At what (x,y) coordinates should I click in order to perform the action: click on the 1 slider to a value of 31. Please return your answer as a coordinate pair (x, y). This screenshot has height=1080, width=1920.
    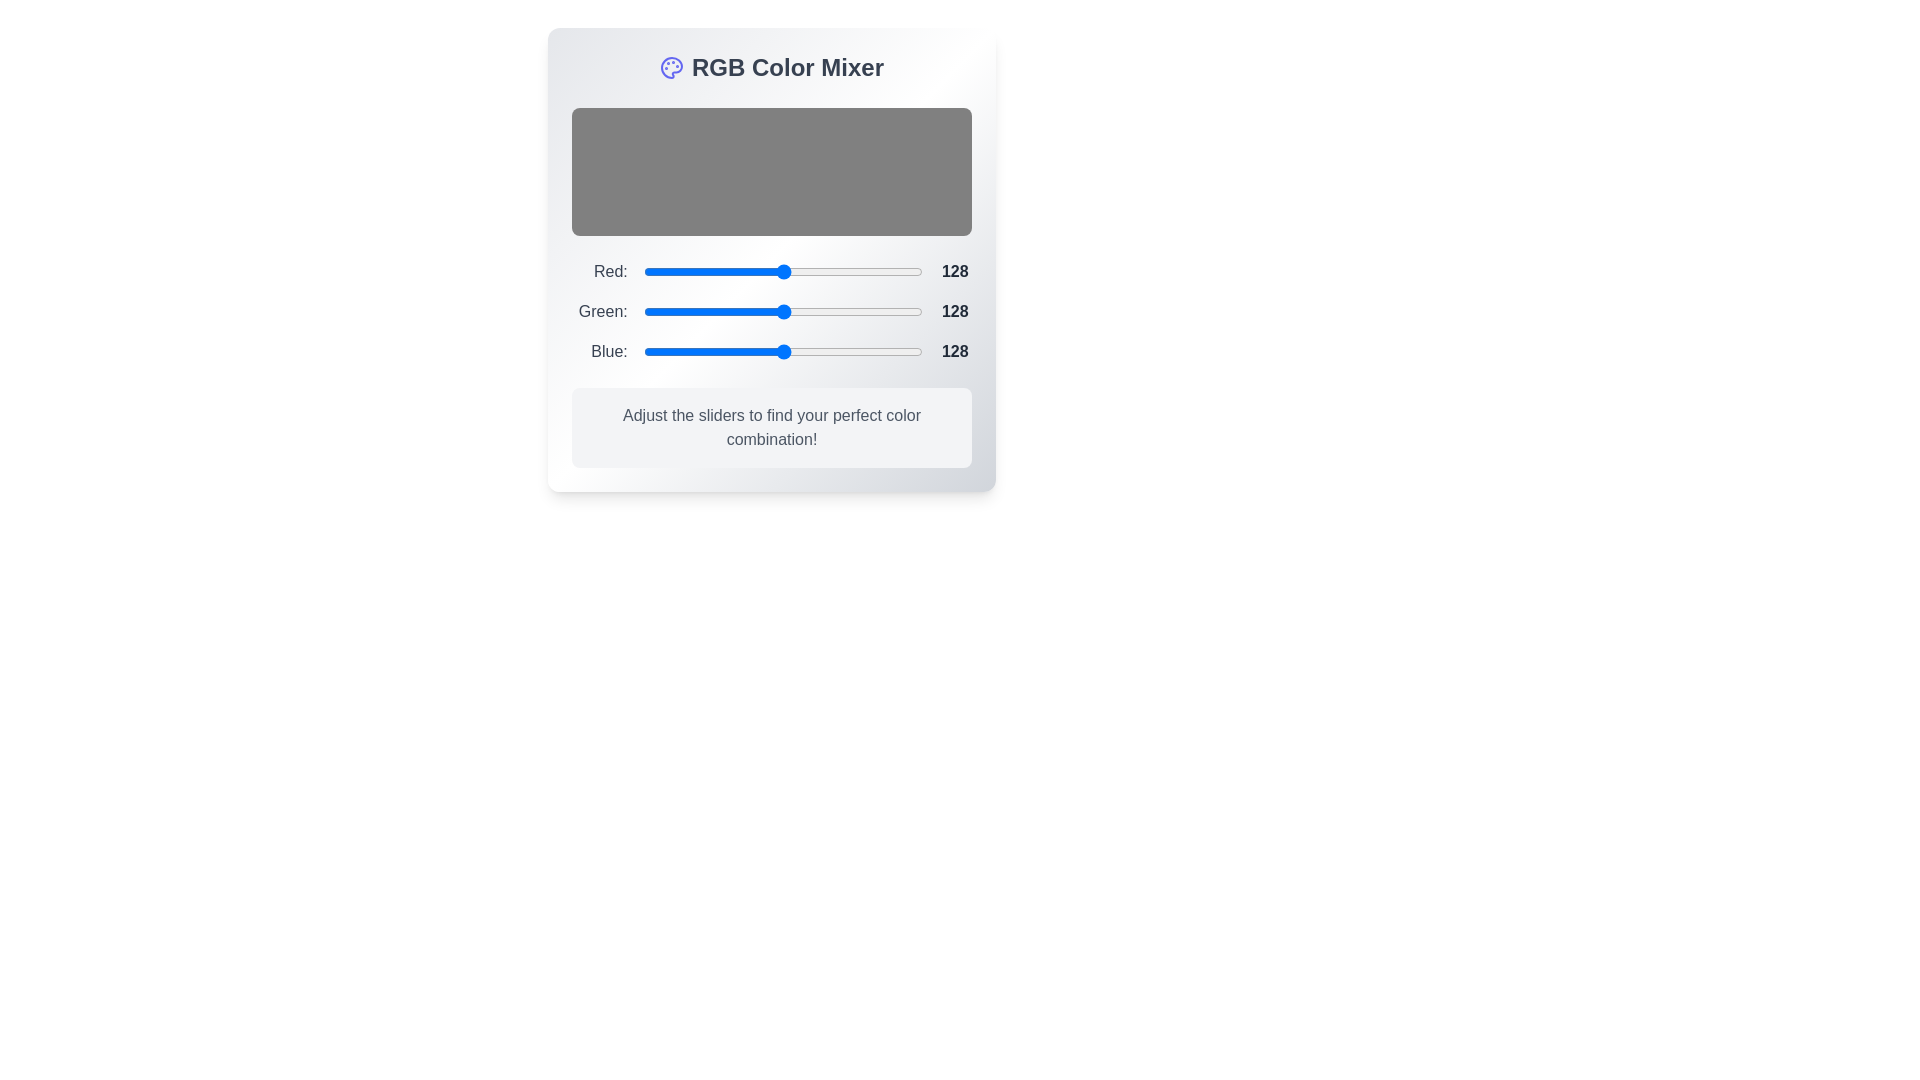
    Looking at the image, I should click on (800, 312).